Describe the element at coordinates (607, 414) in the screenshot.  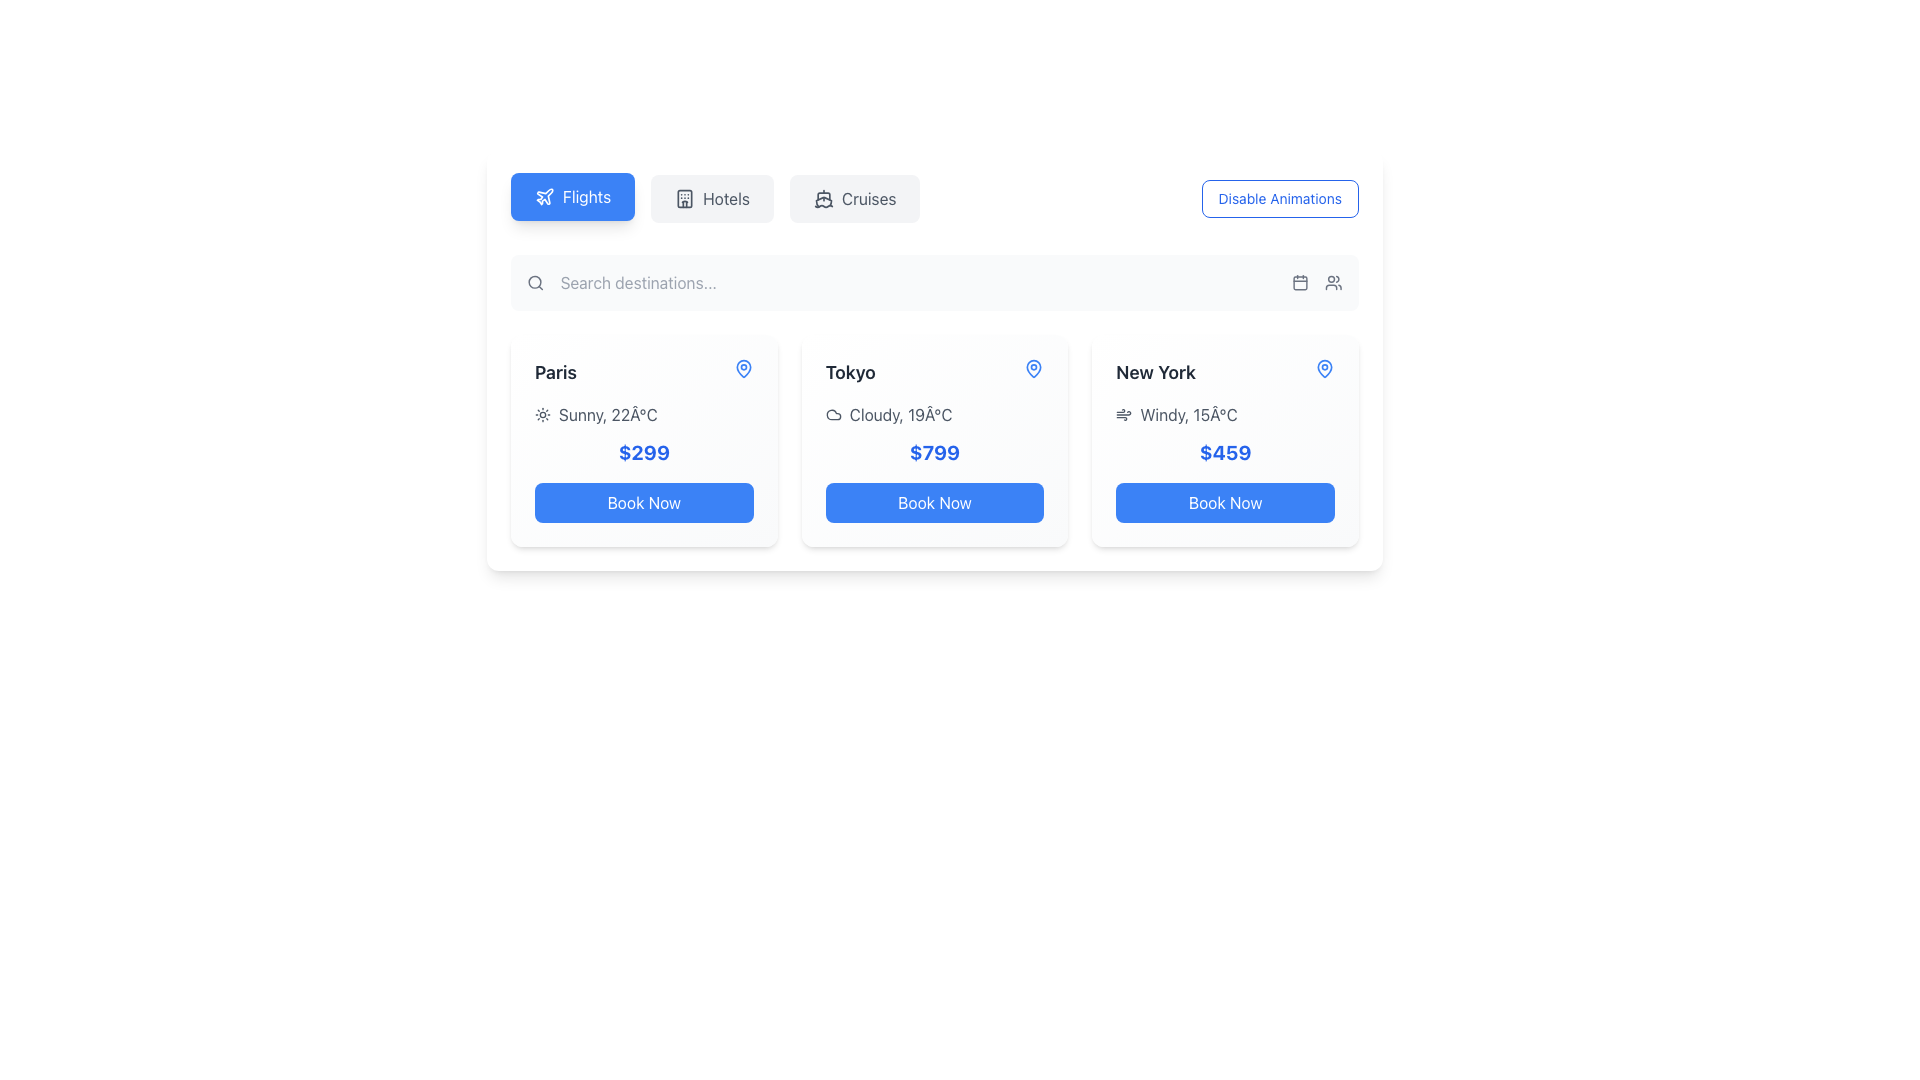
I see `the text label displaying 'Sunny, 22°C' that provides weather information for Paris, located under the 'Paris' label and above the price information` at that location.